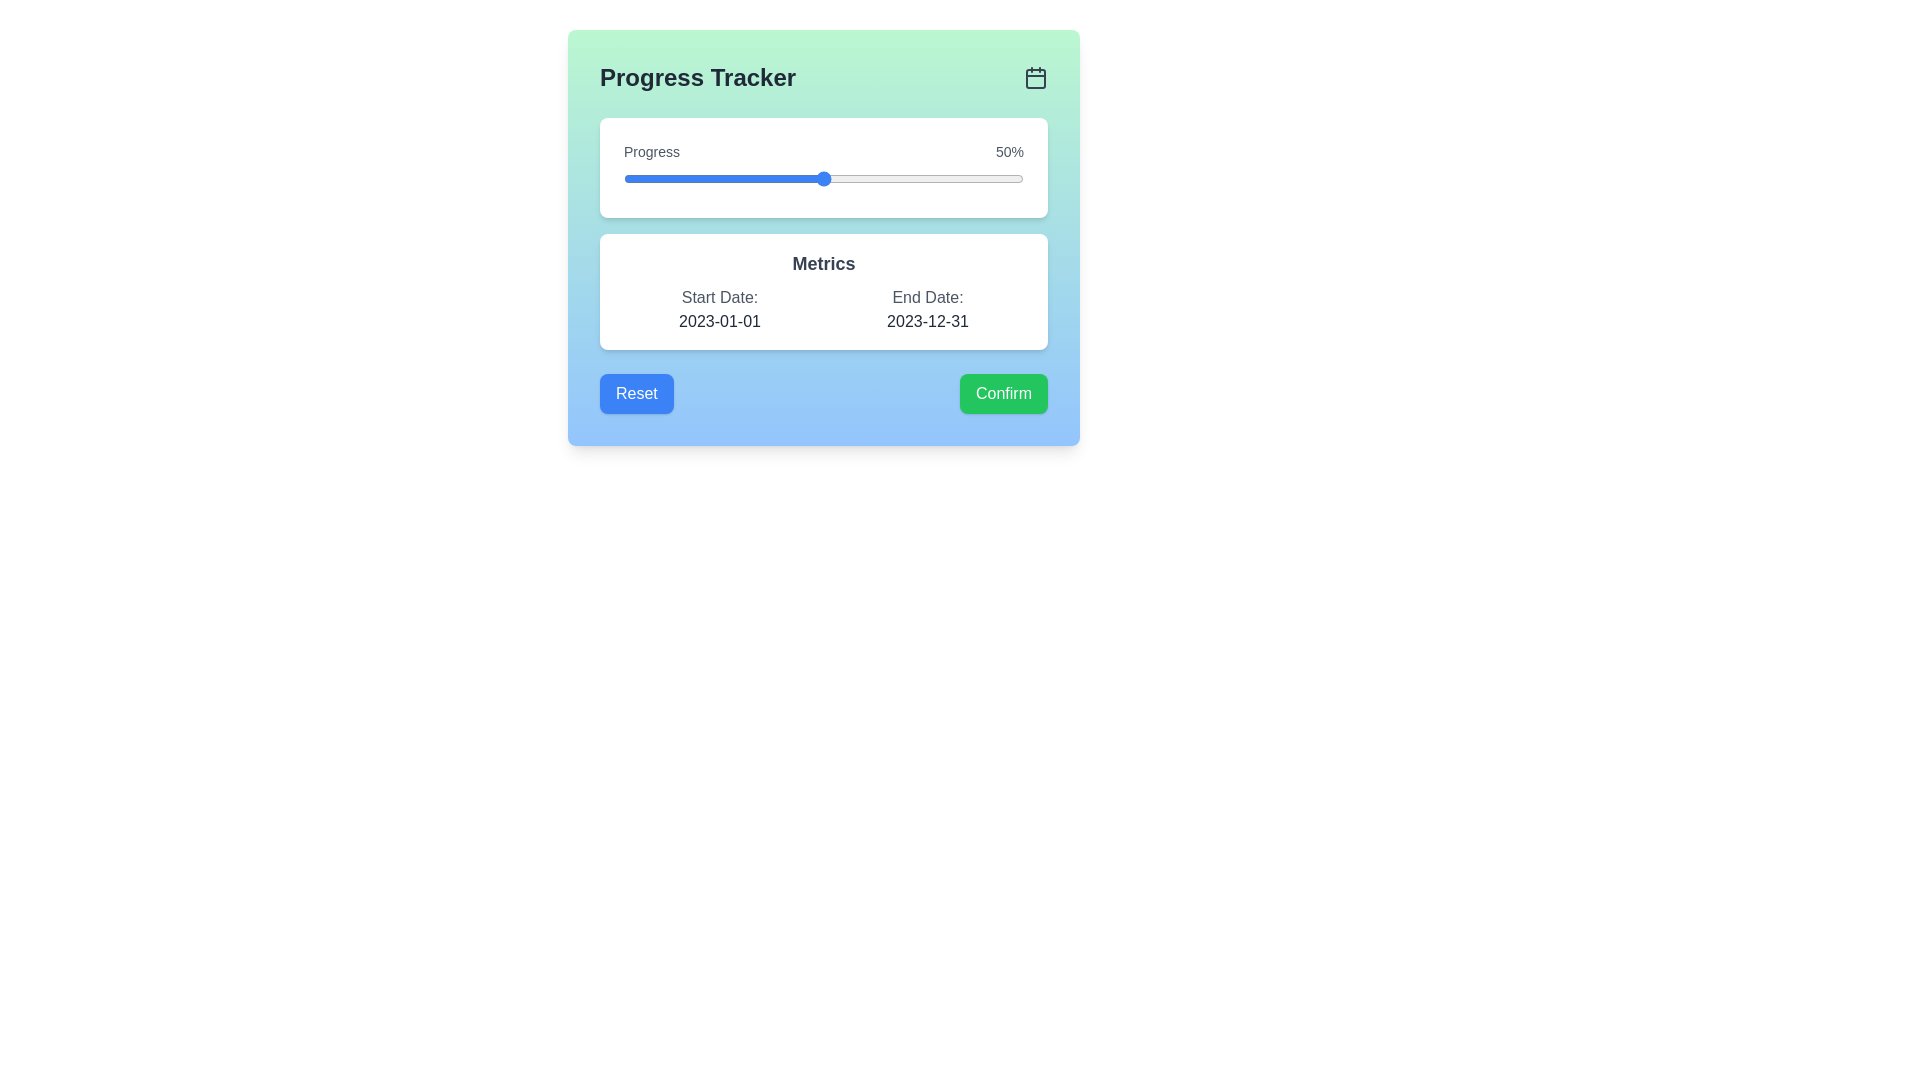 The height and width of the screenshot is (1080, 1920). I want to click on the progress, so click(855, 177).